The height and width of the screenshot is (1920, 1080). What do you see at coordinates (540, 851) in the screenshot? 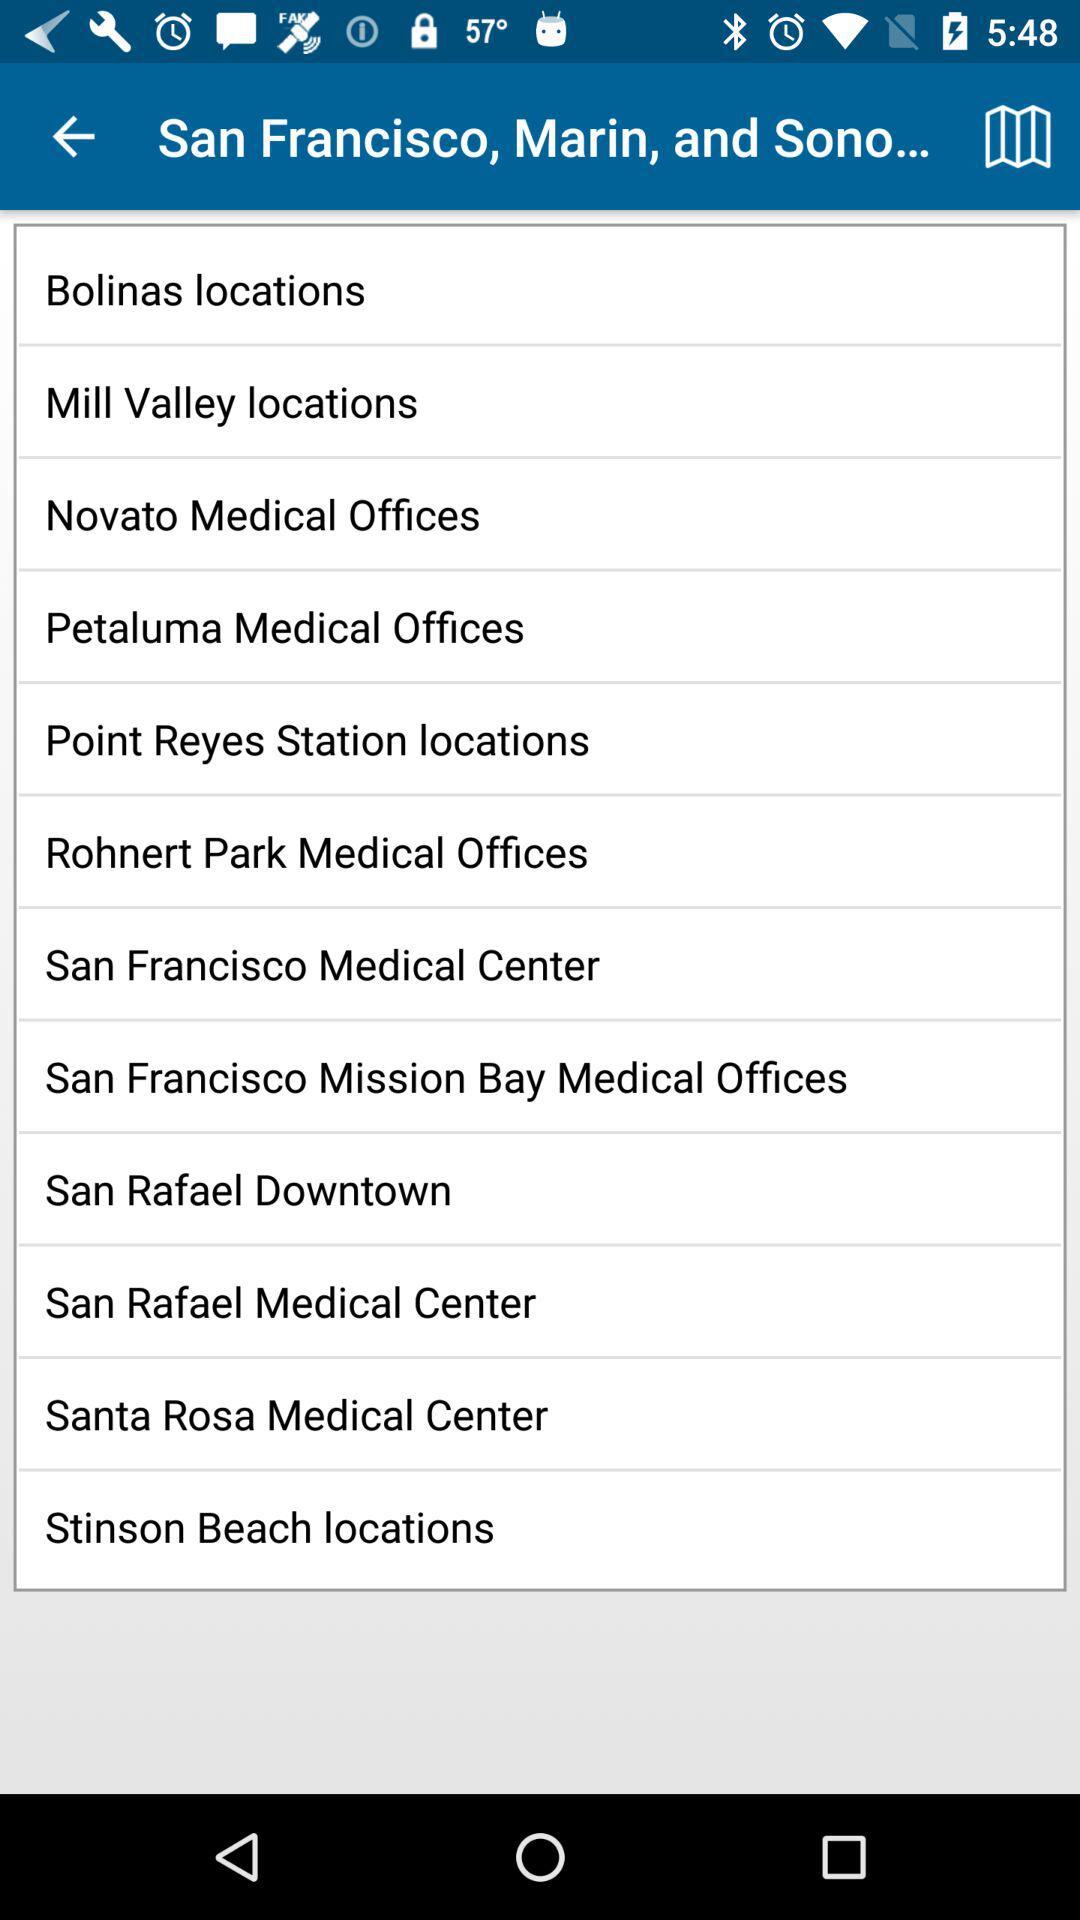
I see `the icon above the san francisco medical item` at bounding box center [540, 851].